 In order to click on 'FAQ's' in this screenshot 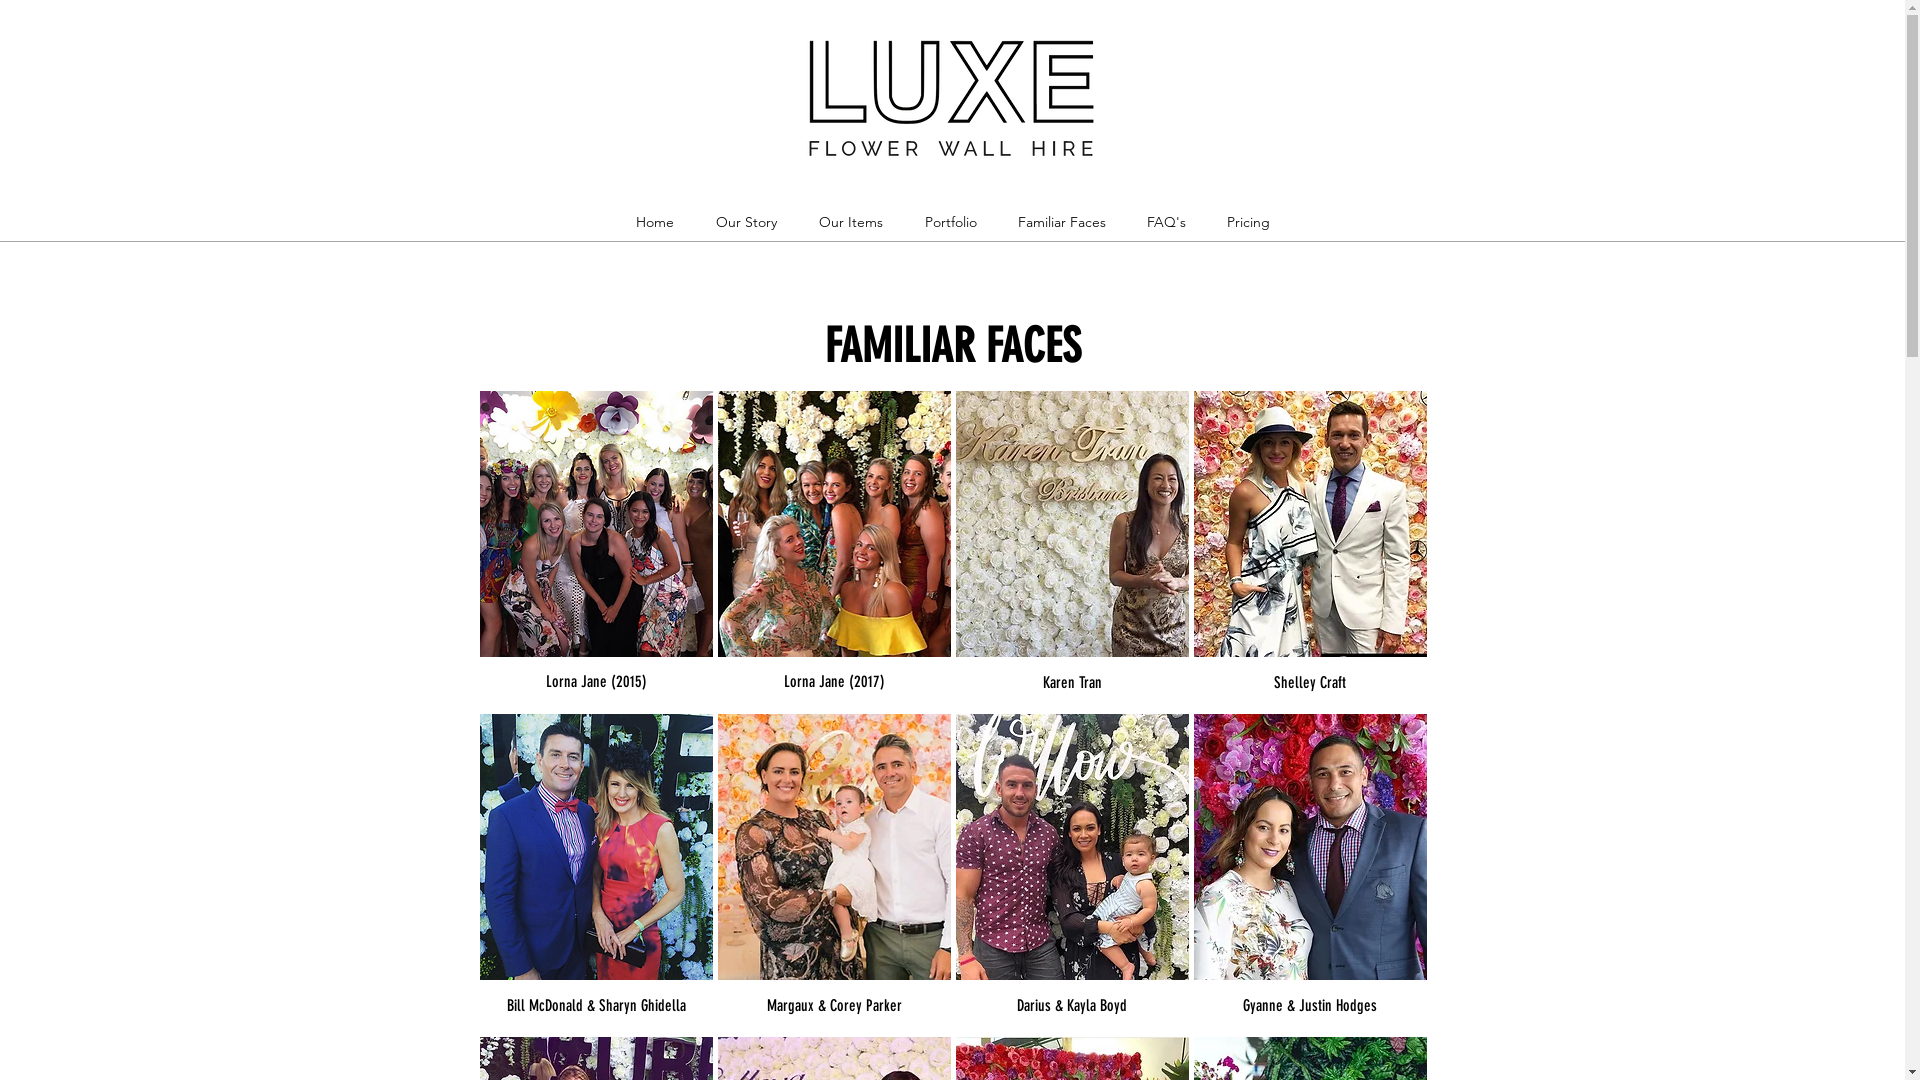, I will do `click(1166, 222)`.